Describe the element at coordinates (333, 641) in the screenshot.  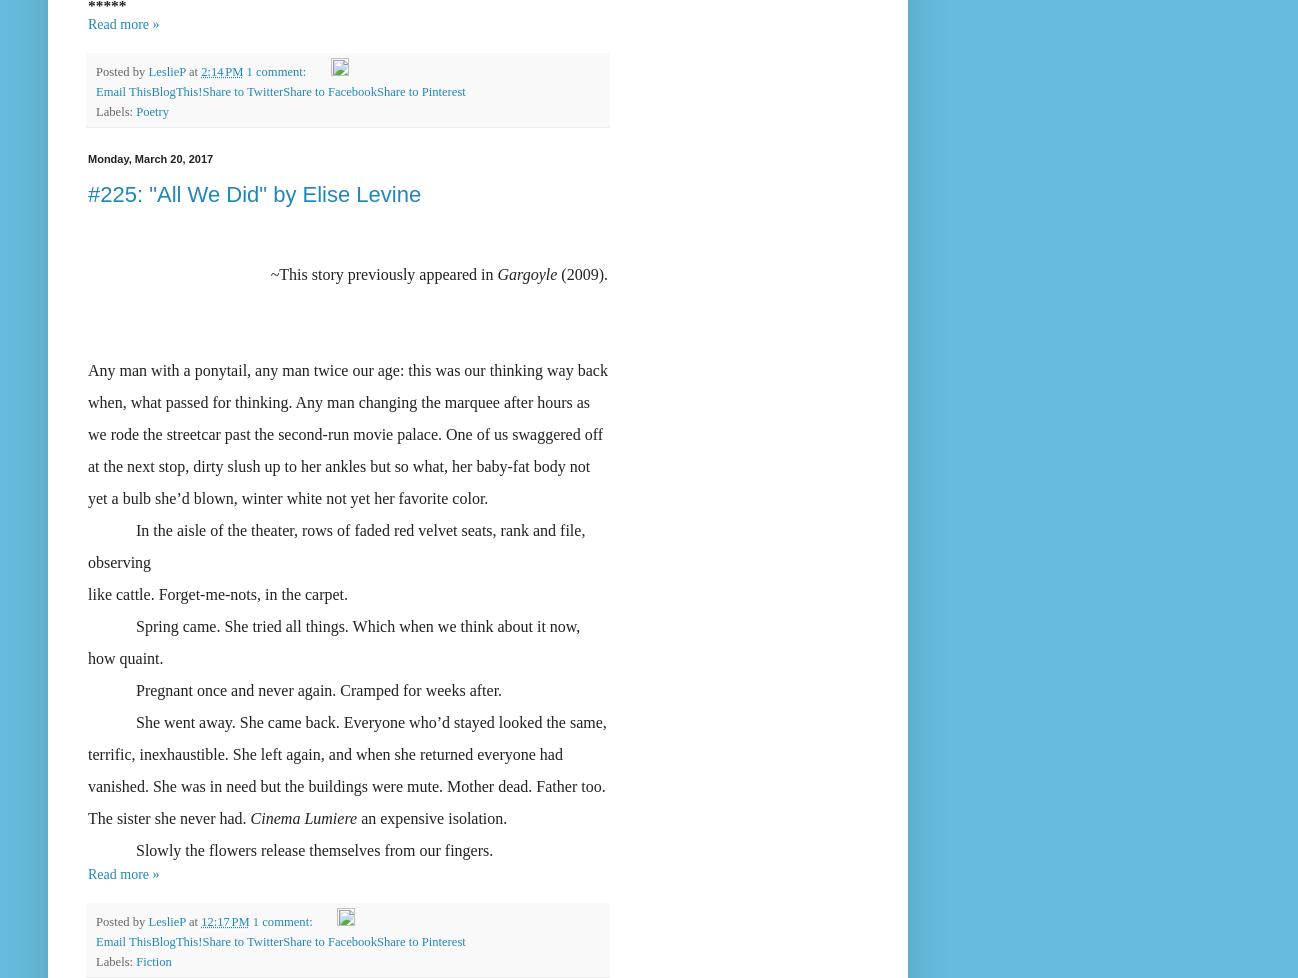
I see `'Spring came. She tried all things. Which when we think
about it now, how quaint.'` at that location.